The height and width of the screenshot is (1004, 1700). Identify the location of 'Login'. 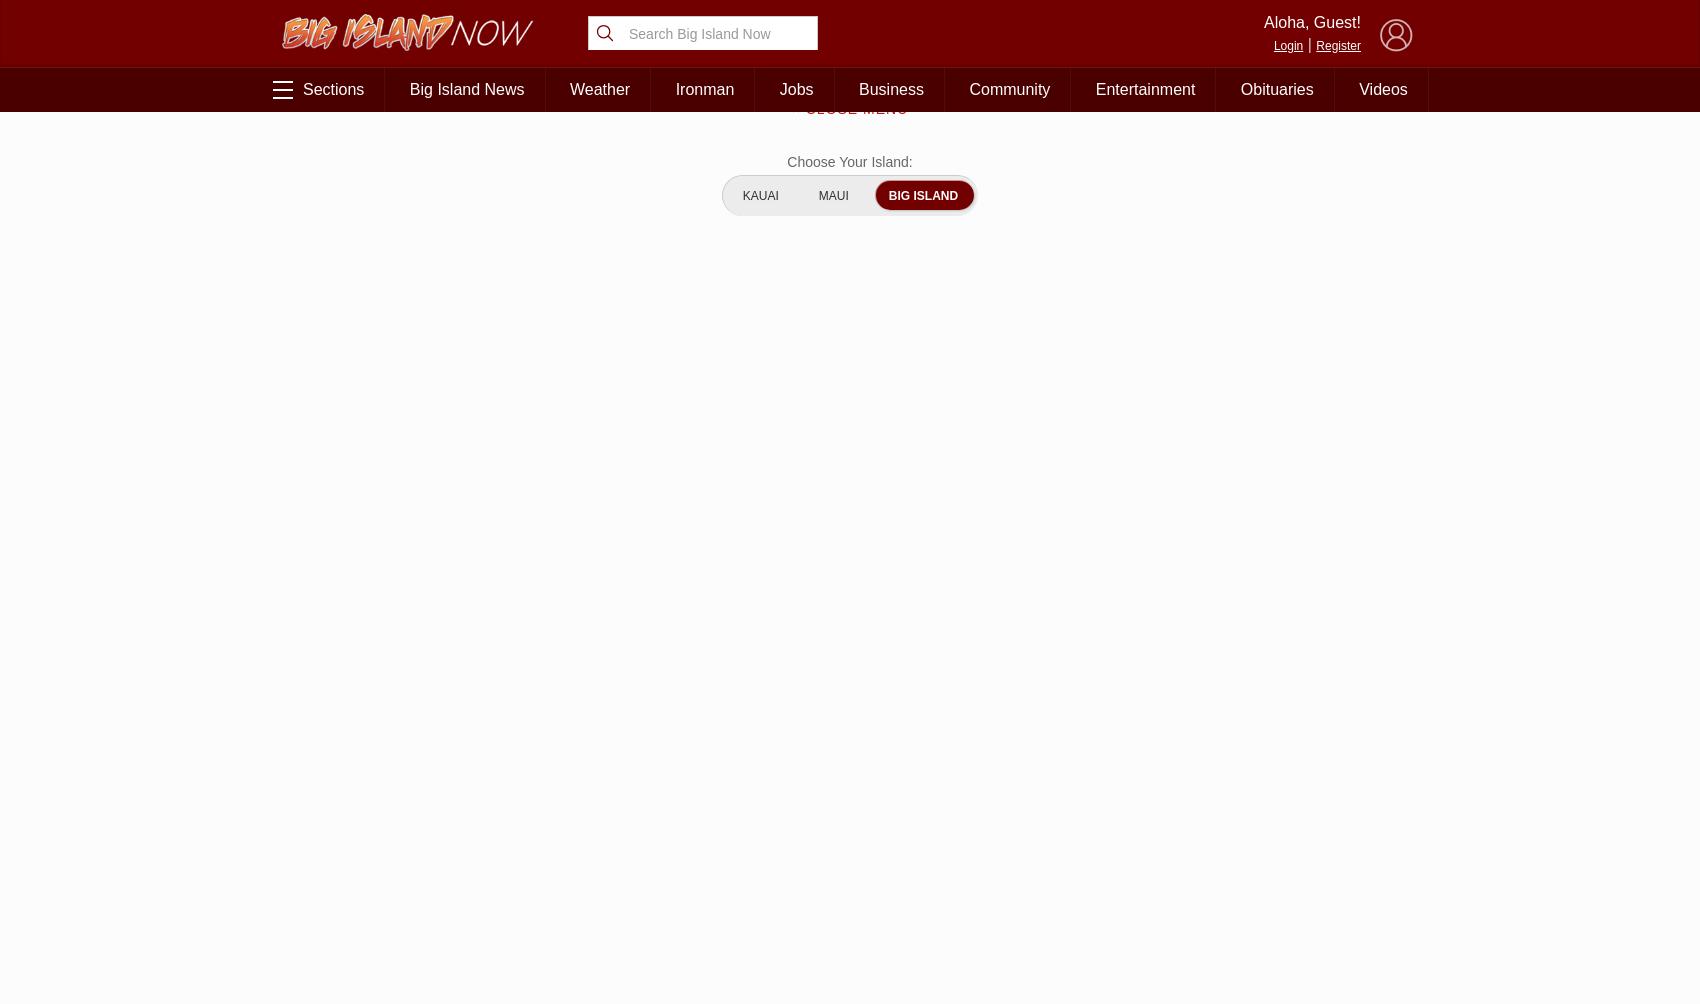
(1287, 44).